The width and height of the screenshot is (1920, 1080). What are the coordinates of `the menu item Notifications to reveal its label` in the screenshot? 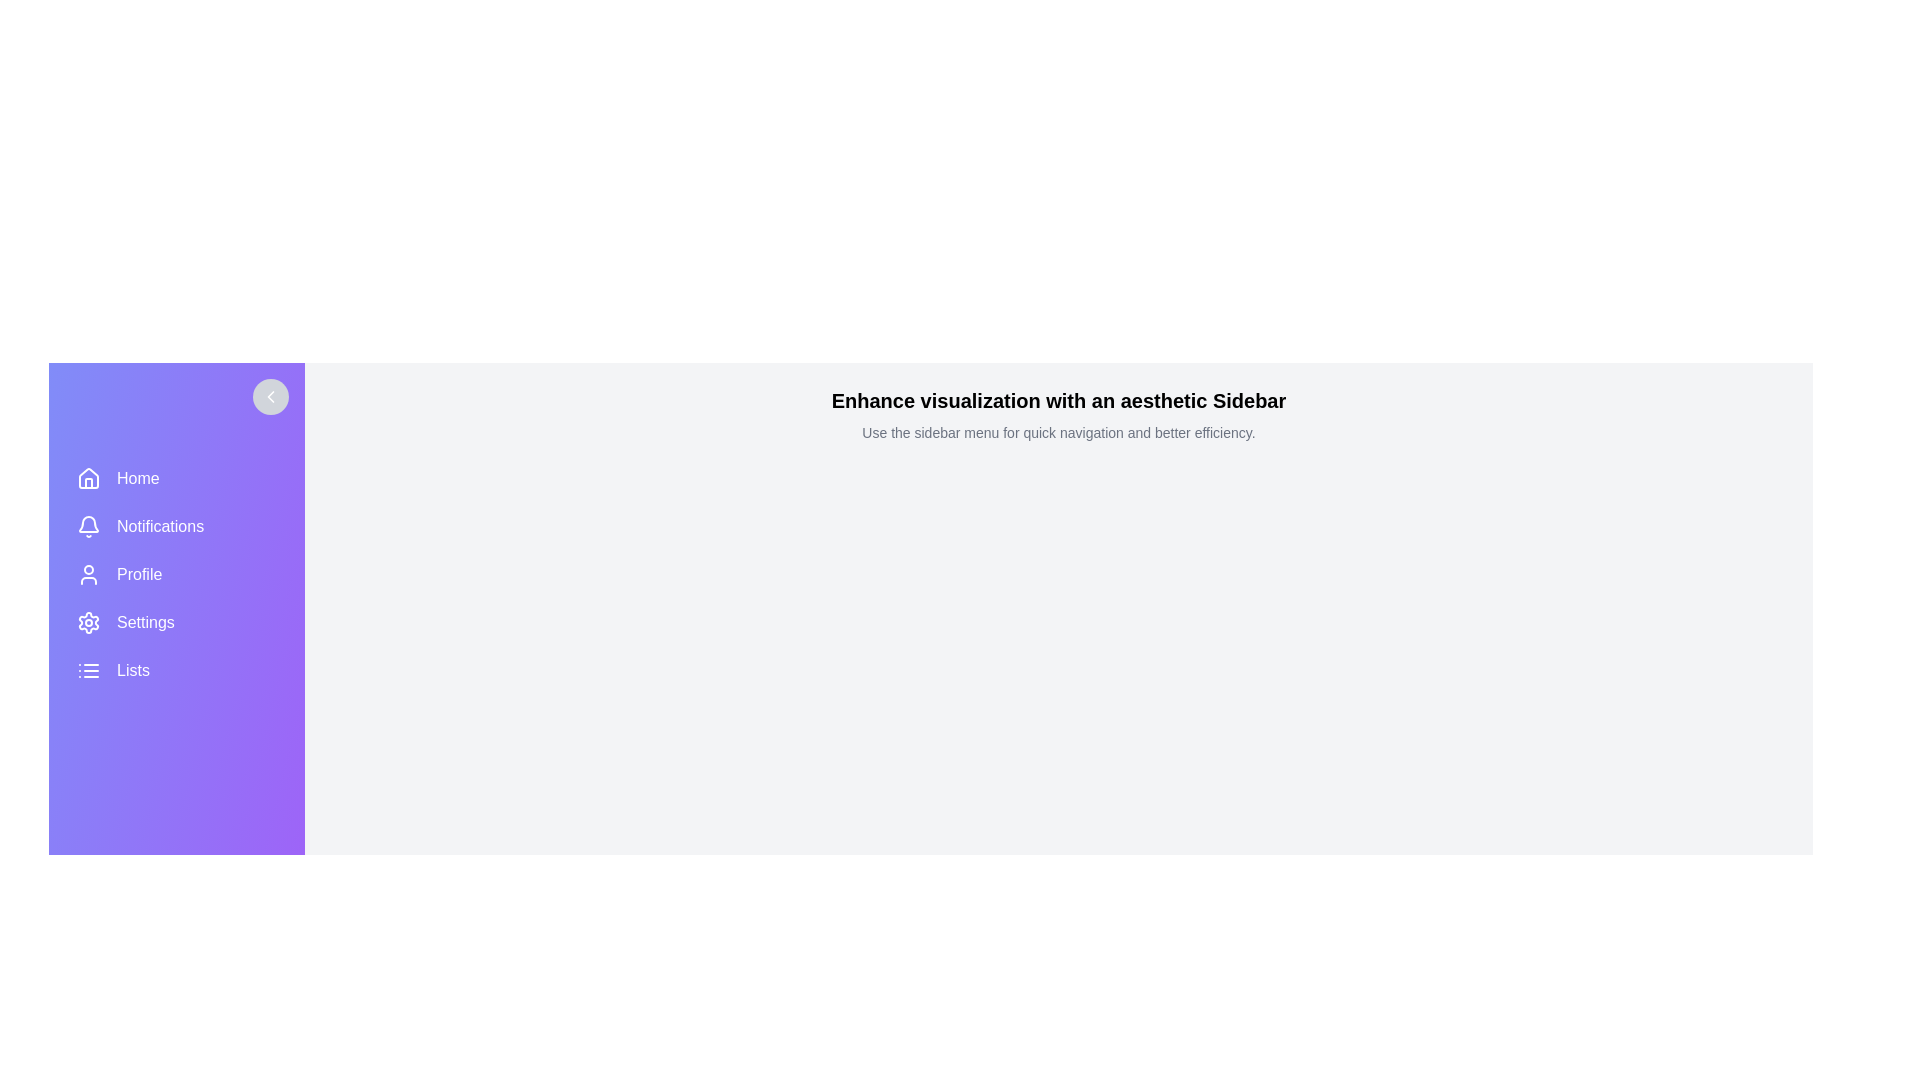 It's located at (177, 526).